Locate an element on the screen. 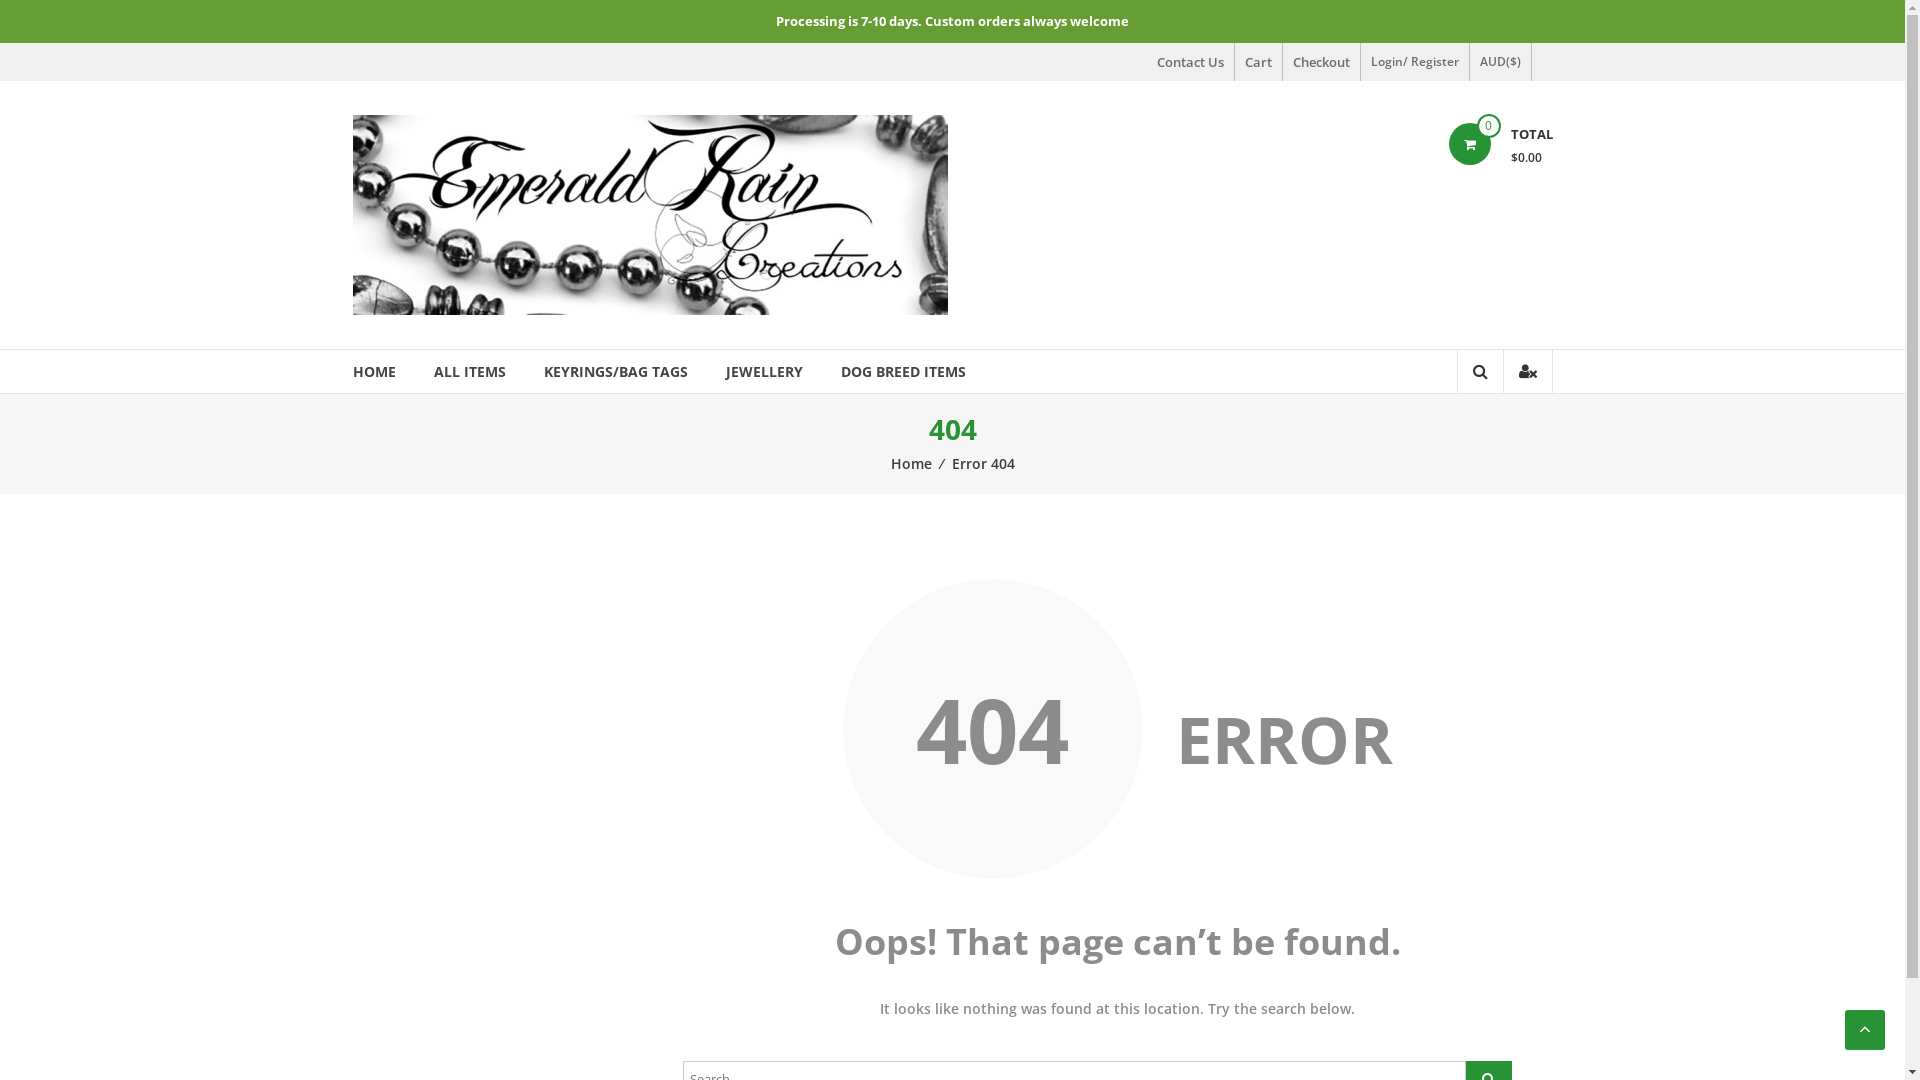 The width and height of the screenshot is (1920, 1080). 'KEYRINGS/BAG TAGS' is located at coordinates (614, 371).